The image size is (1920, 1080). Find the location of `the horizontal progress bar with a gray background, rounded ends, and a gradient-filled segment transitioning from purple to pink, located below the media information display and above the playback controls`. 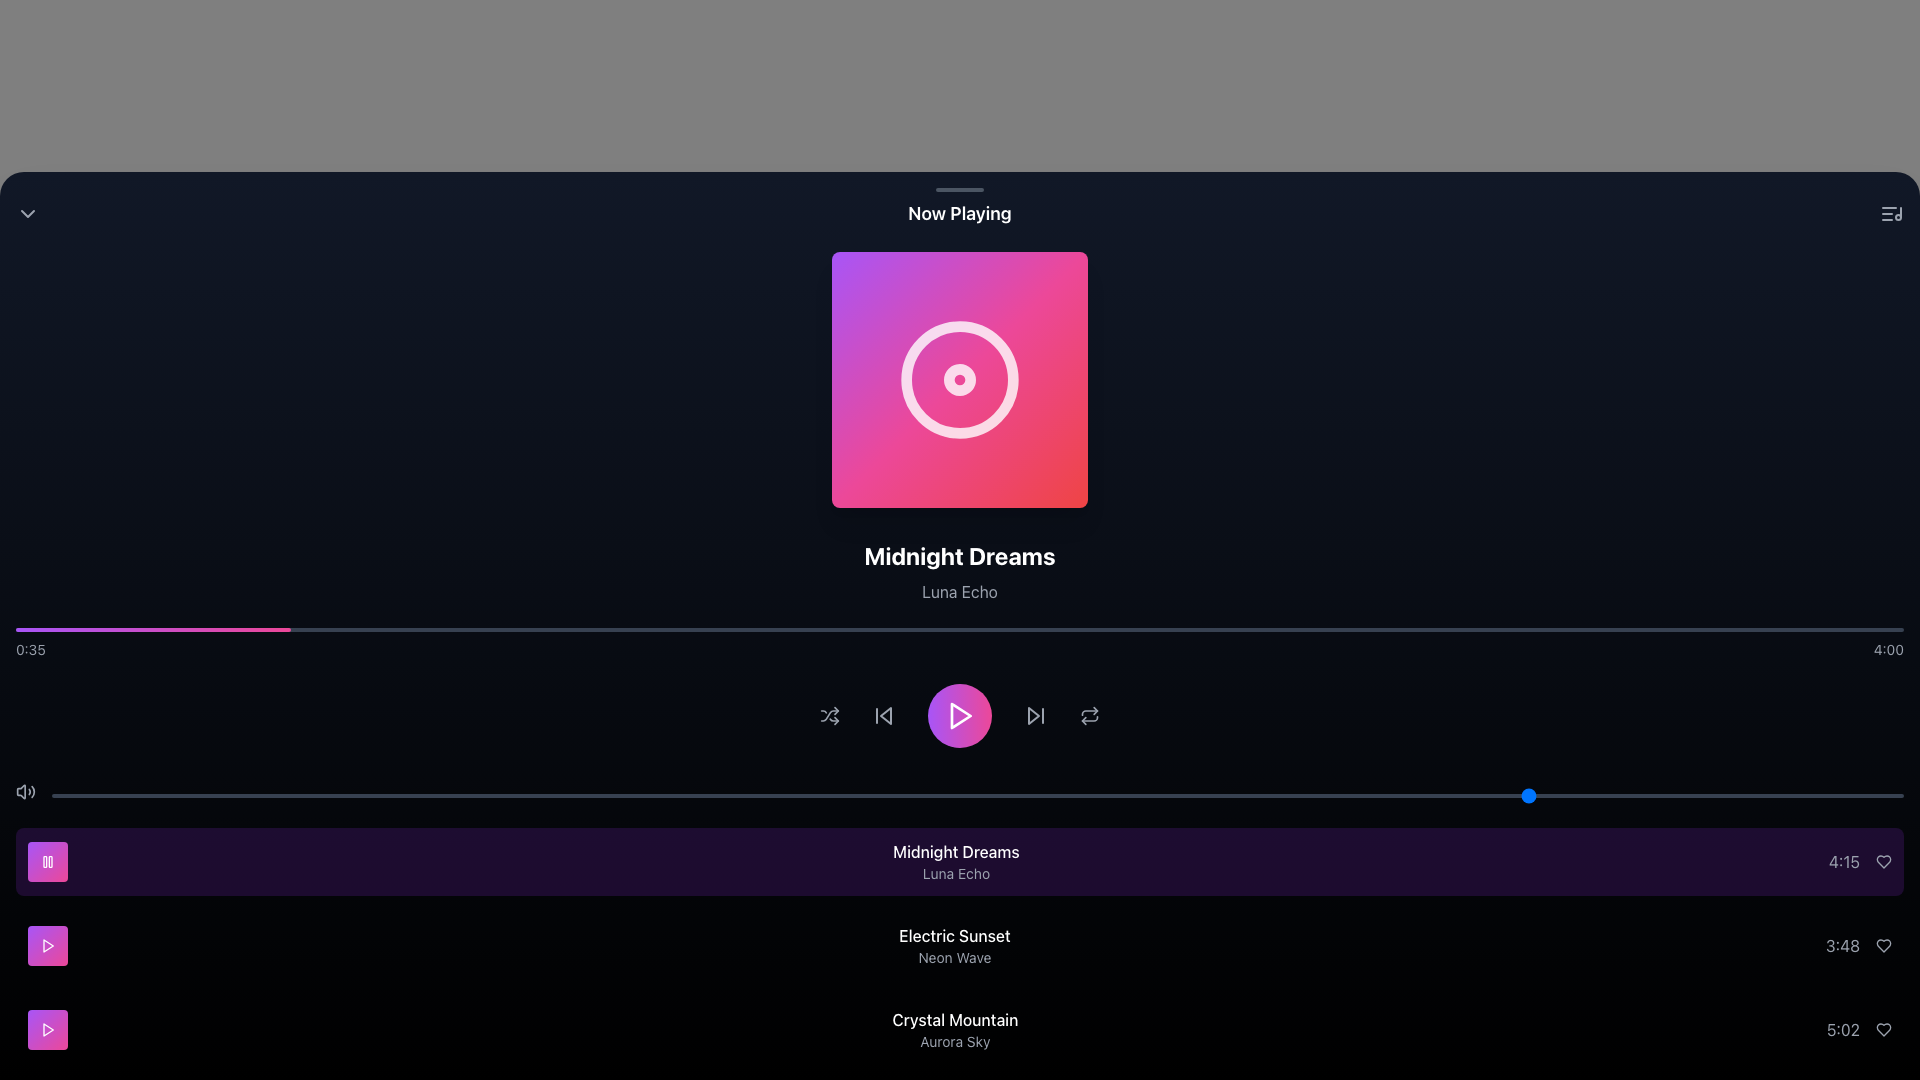

the horizontal progress bar with a gray background, rounded ends, and a gradient-filled segment transitioning from purple to pink, located below the media information display and above the playback controls is located at coordinates (960, 628).